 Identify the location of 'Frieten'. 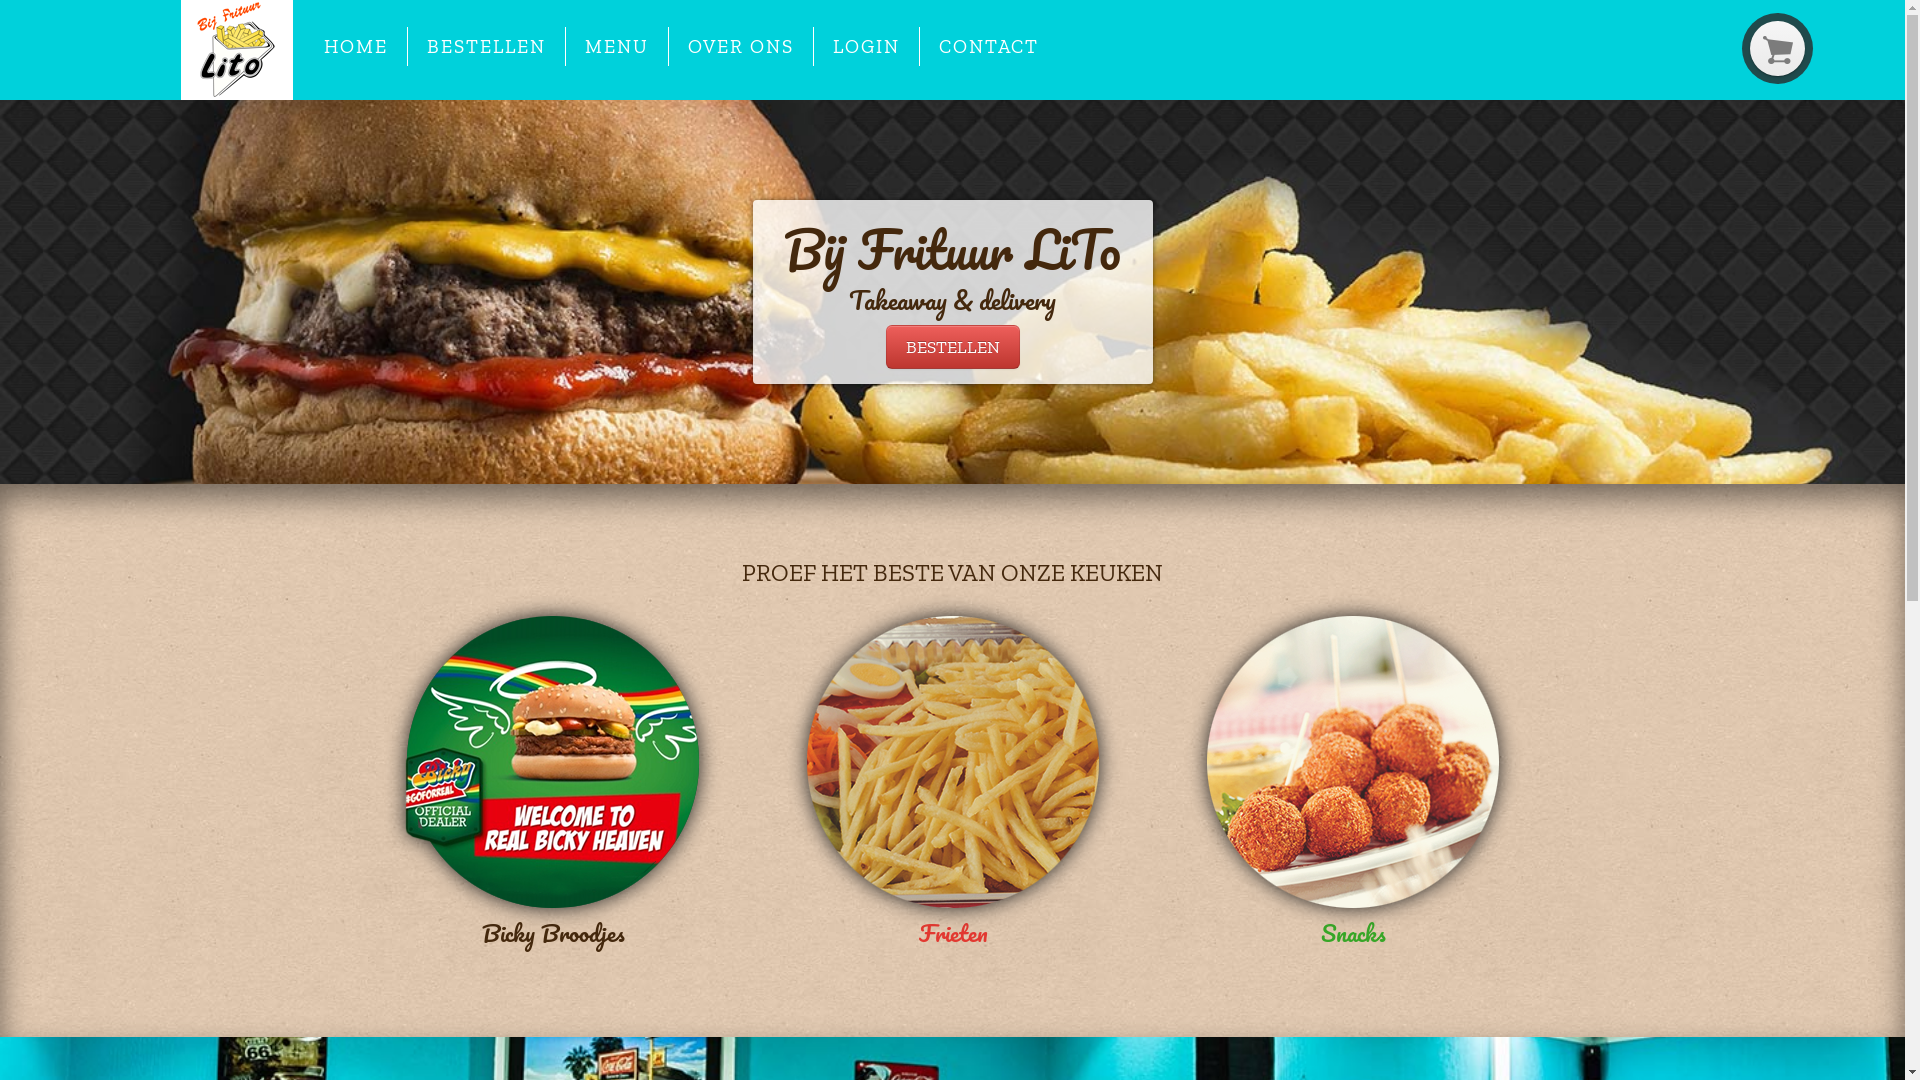
(950, 784).